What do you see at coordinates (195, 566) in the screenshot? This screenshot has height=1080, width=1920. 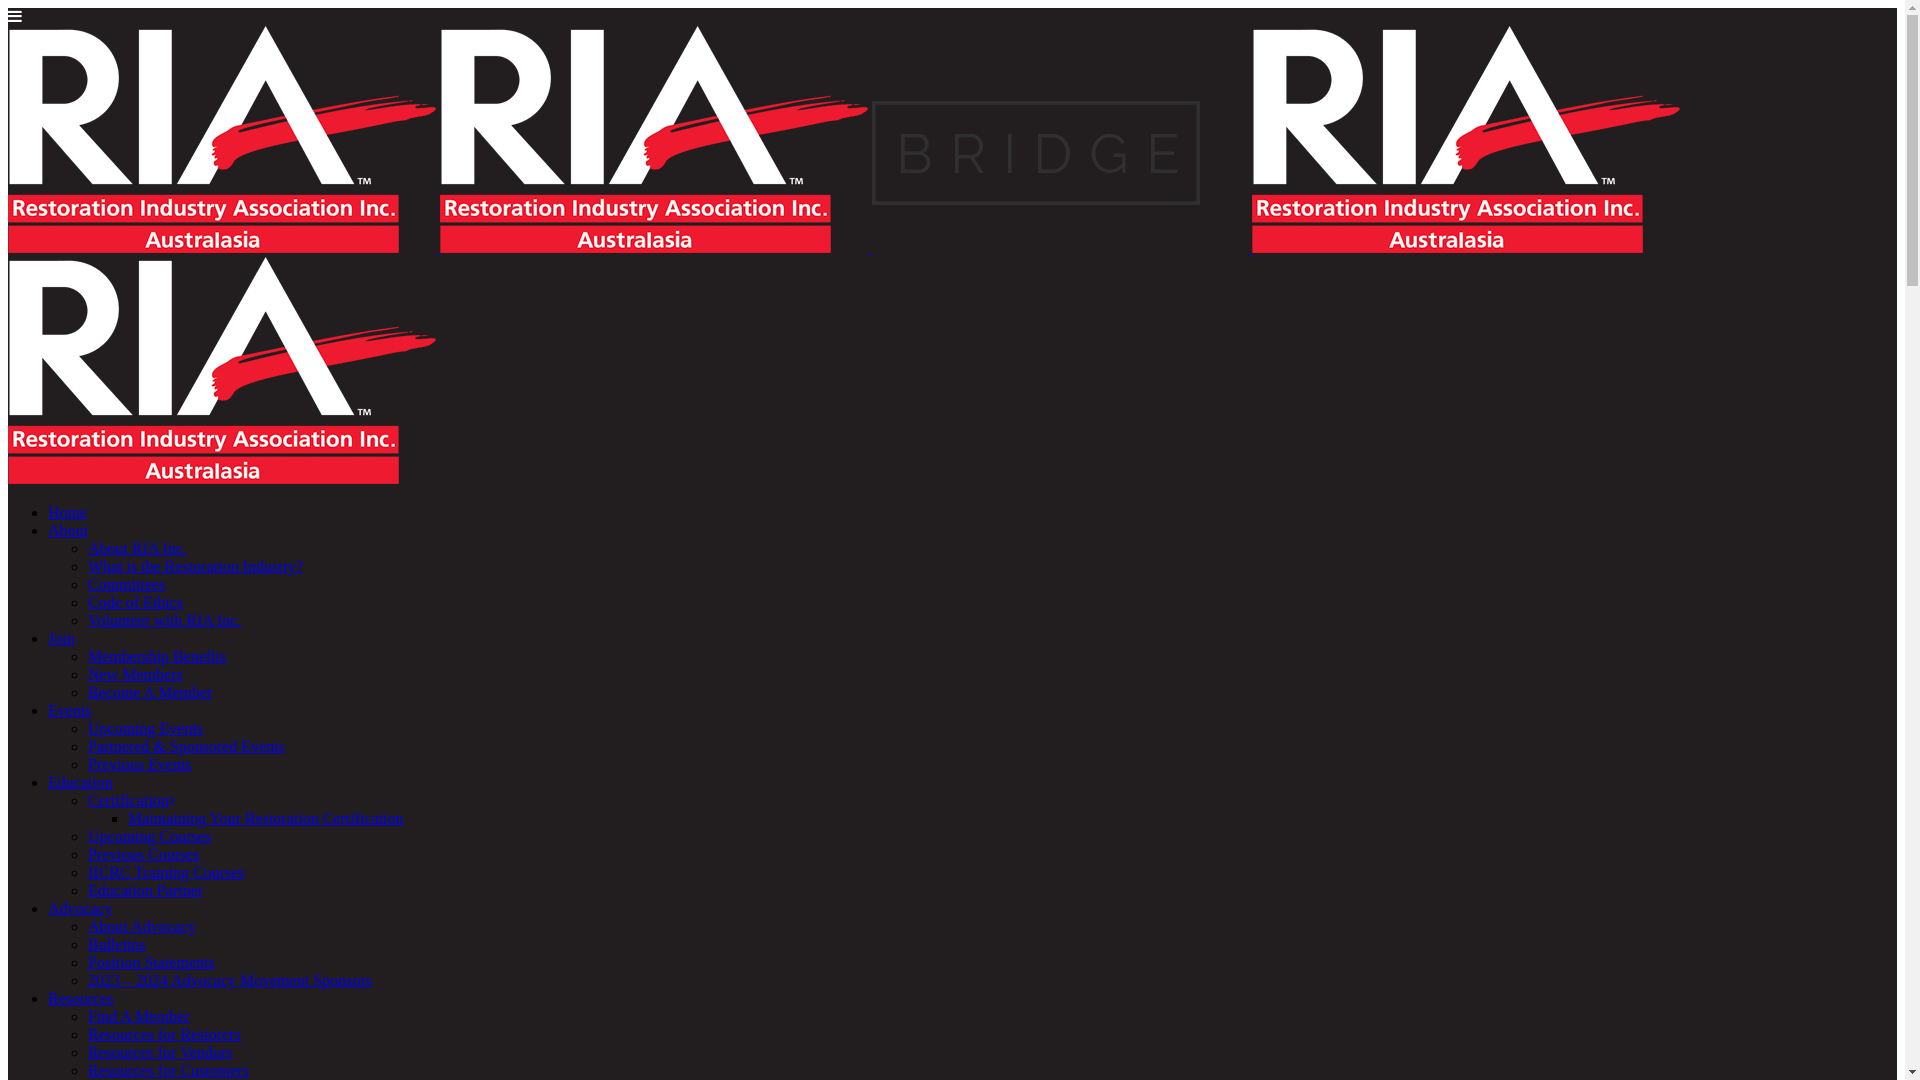 I see `'What is the Restoration Industry?'` at bounding box center [195, 566].